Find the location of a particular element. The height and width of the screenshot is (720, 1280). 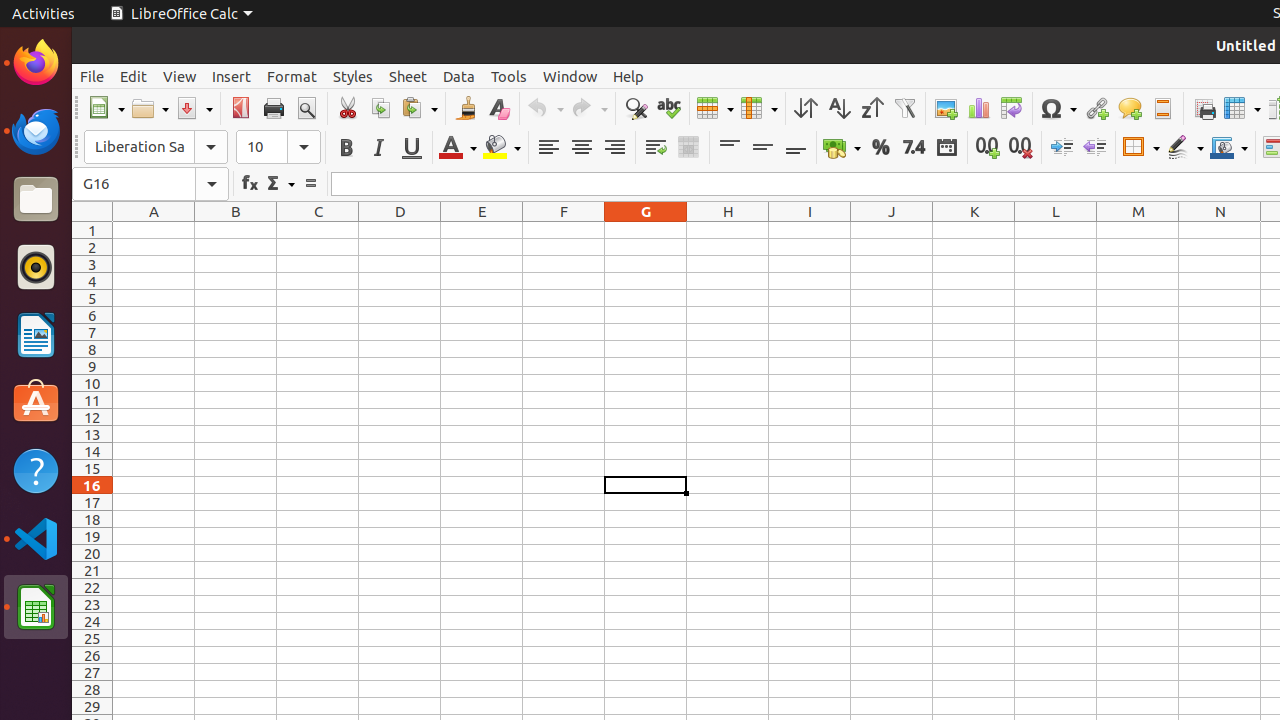

'Print Area' is located at coordinates (1202, 108).